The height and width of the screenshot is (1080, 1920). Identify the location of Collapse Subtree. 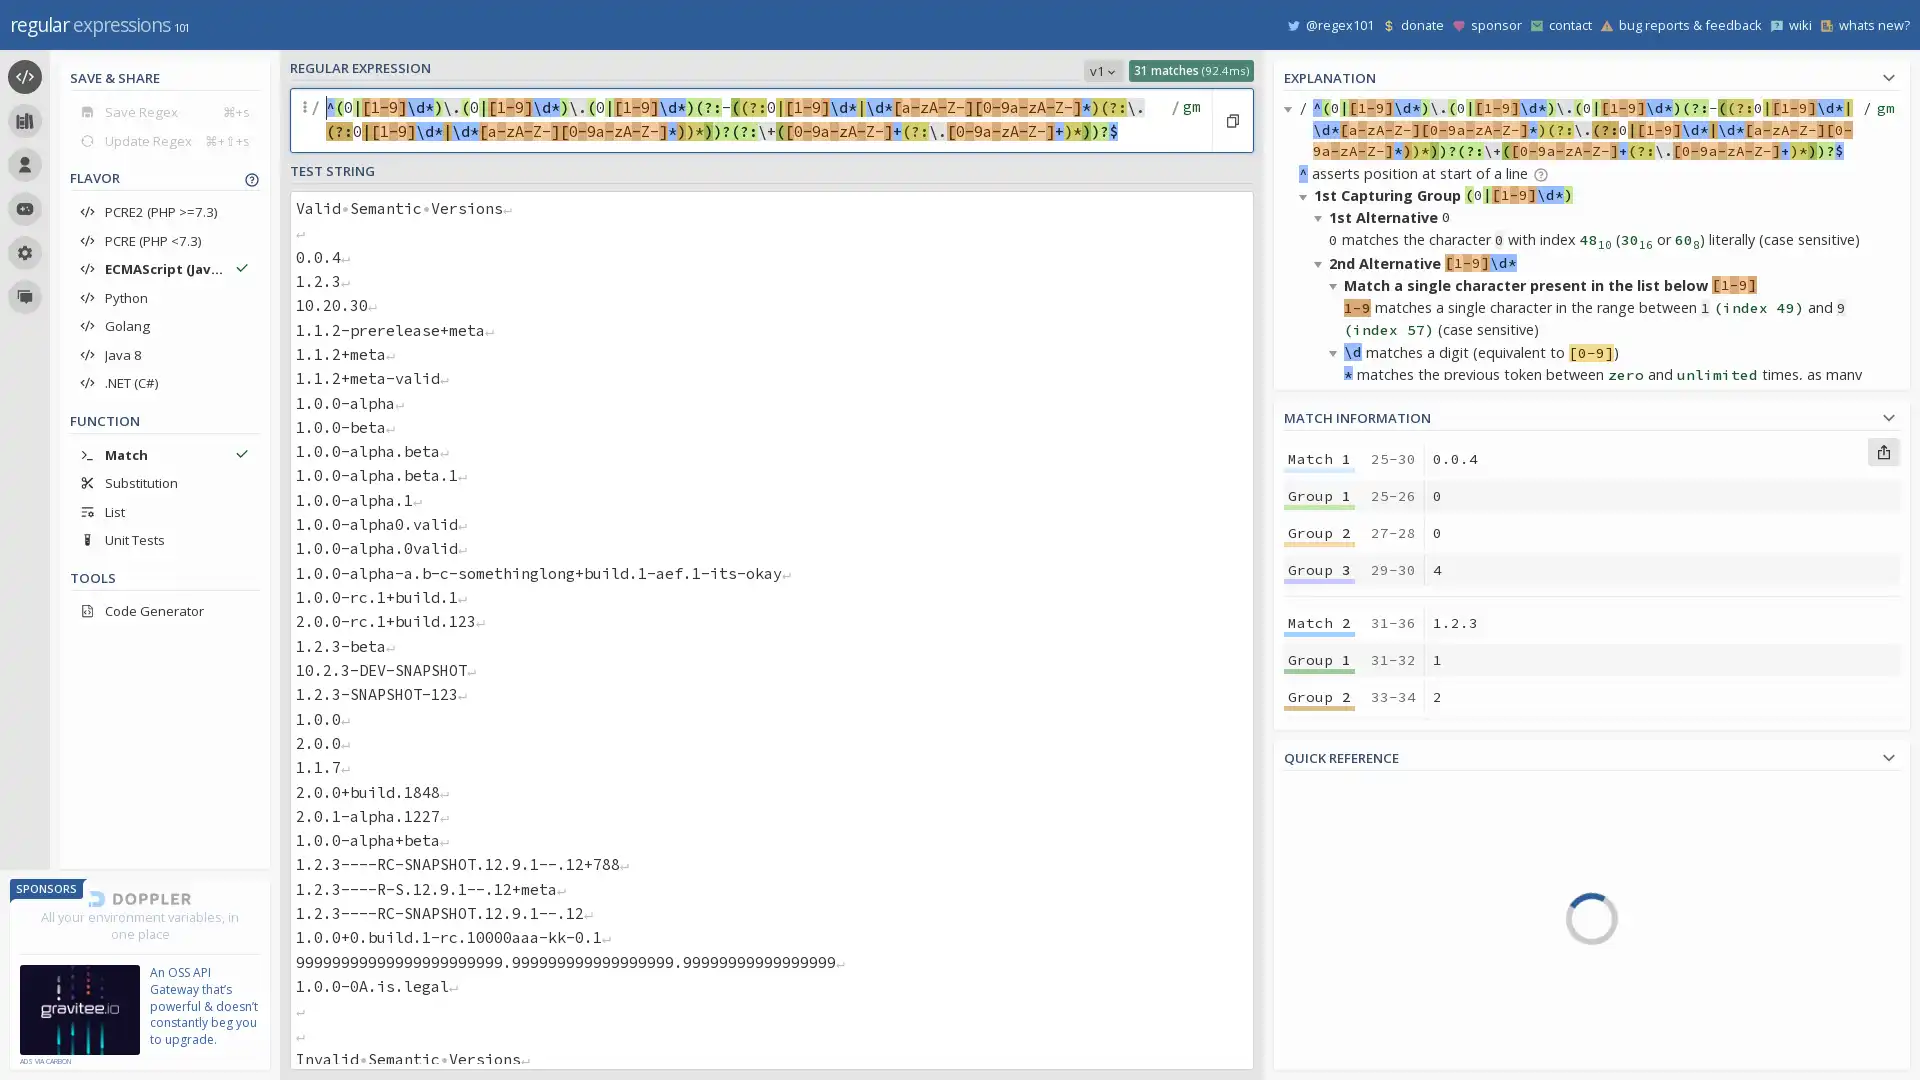
(1336, 350).